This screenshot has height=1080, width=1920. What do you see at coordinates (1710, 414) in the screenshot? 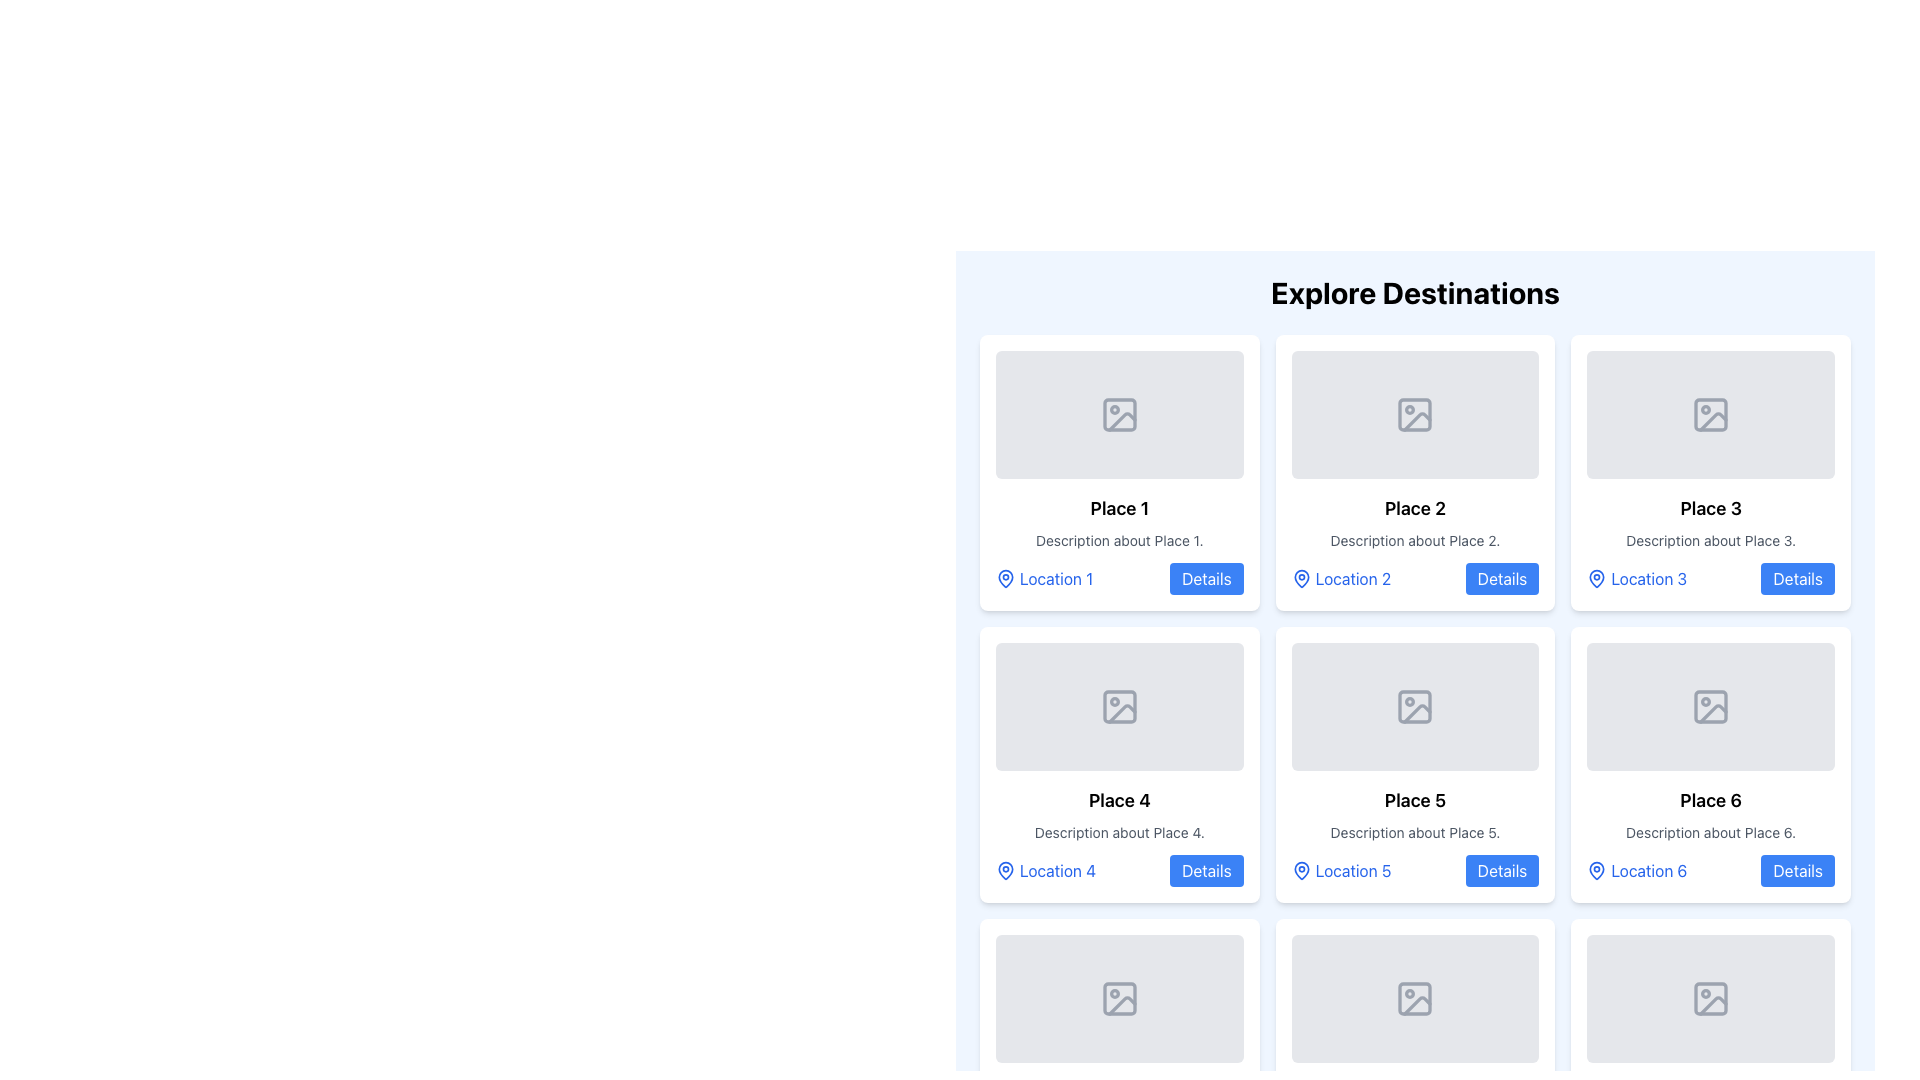
I see `the Image Placeholder with a gray background and a centered icon representing a simplified image outline, located above the text and buttons related to 'Place 3'` at bounding box center [1710, 414].